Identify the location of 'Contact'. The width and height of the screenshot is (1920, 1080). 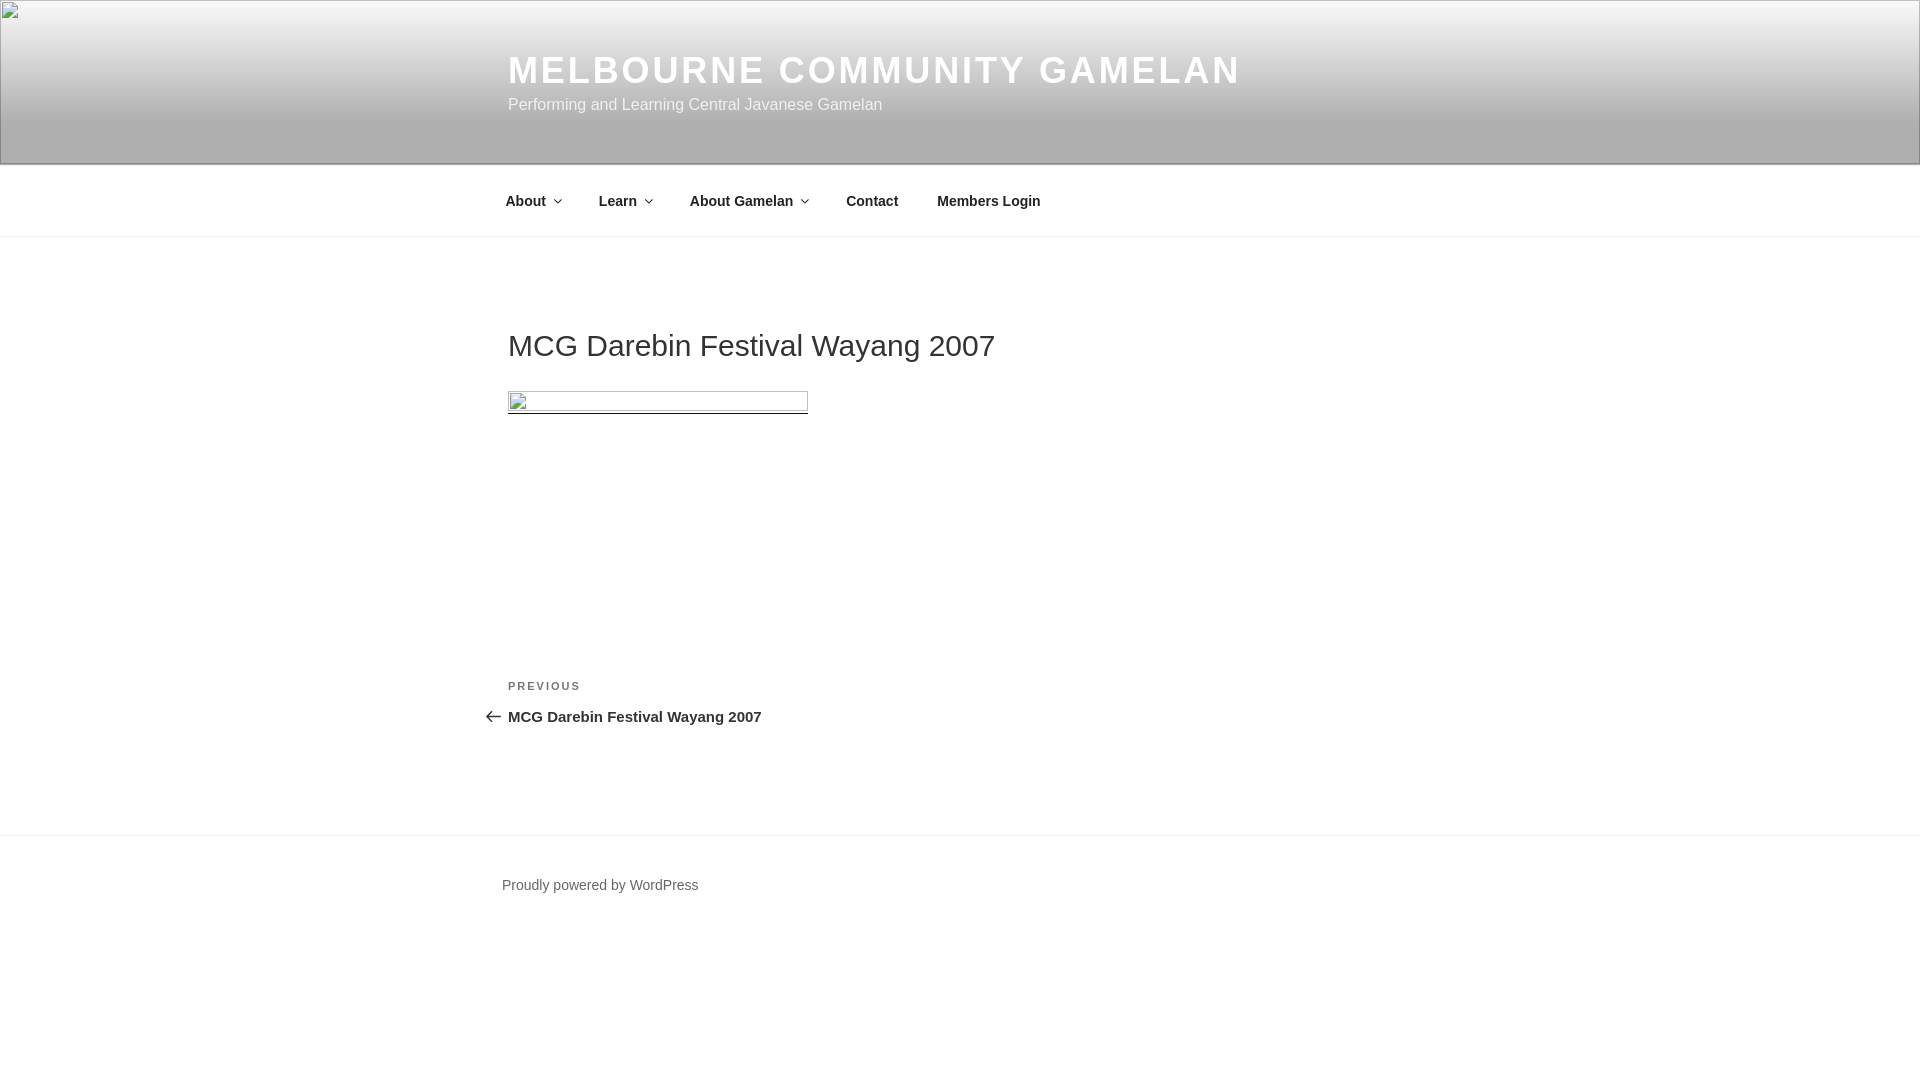
(872, 200).